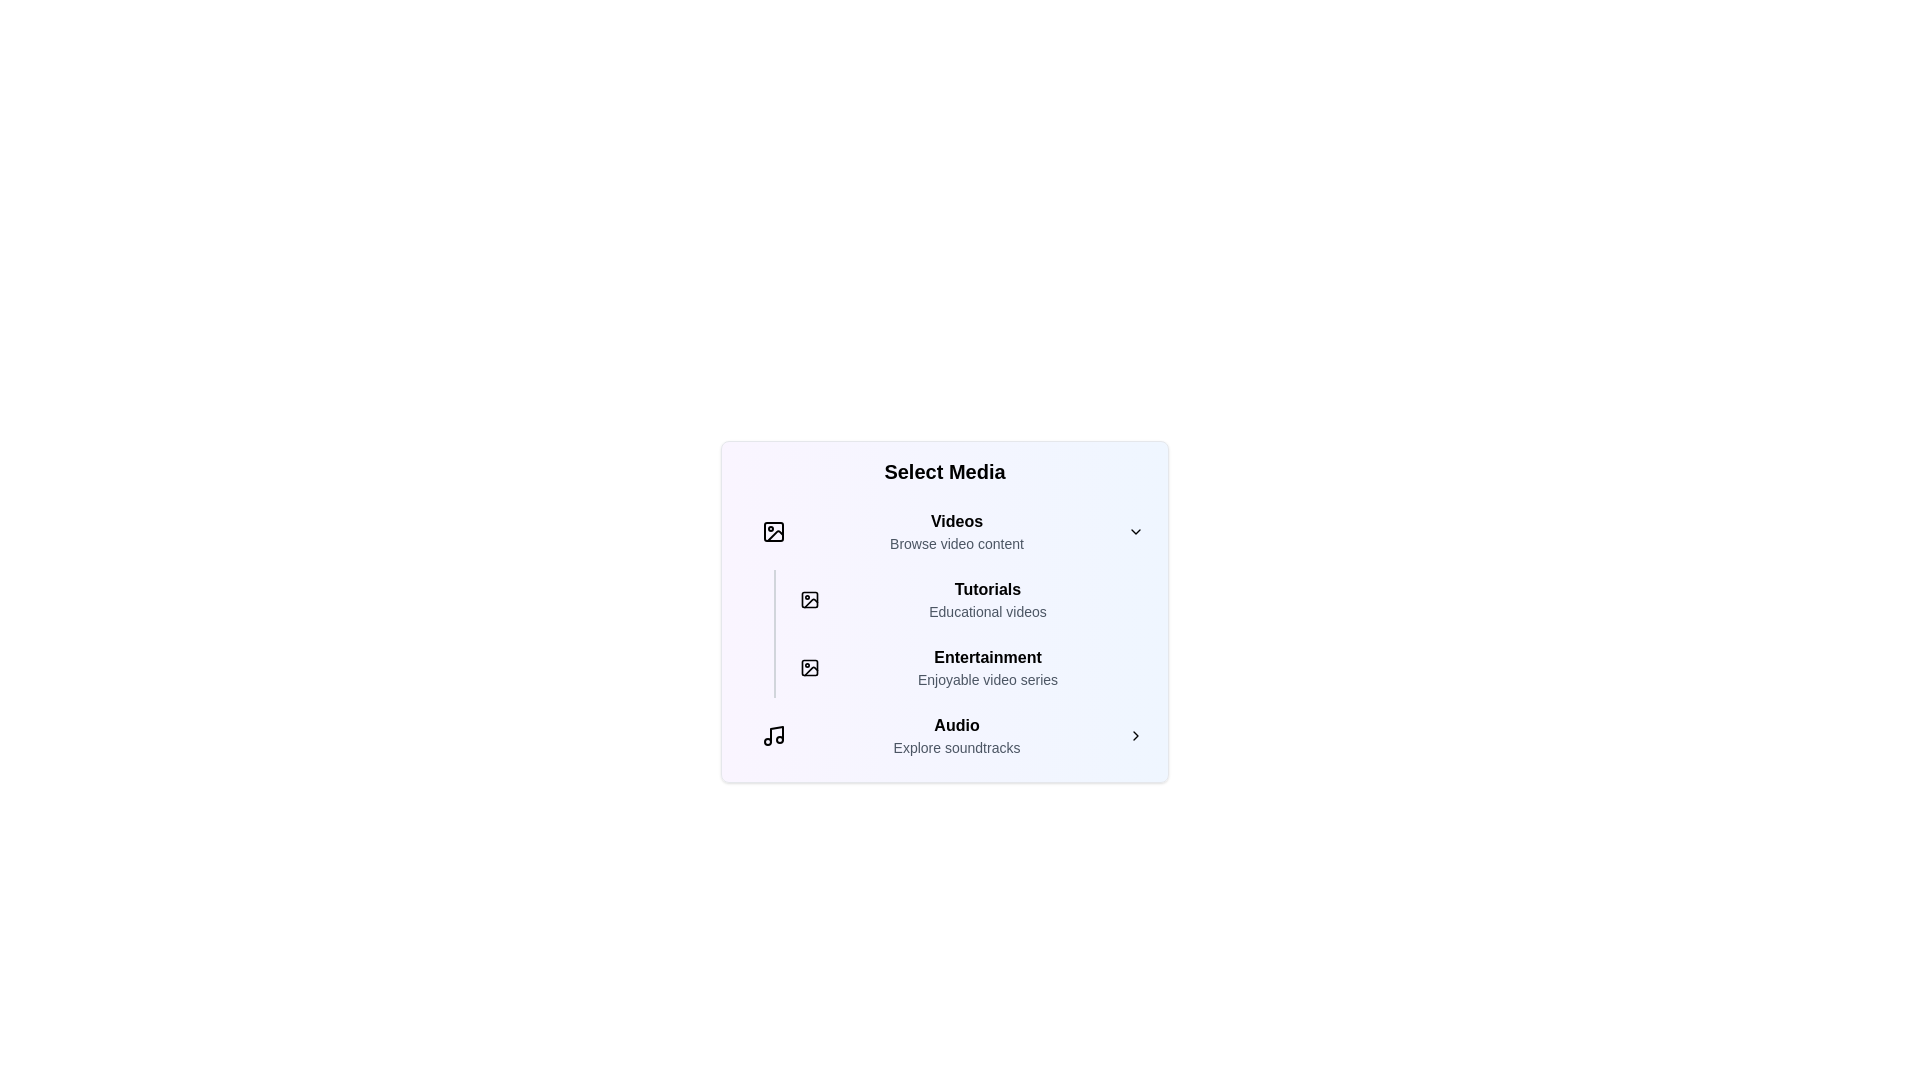 The width and height of the screenshot is (1920, 1080). What do you see at coordinates (963, 633) in the screenshot?
I see `the icons in the Grouped list item or content category block located below the 'Videos' section and above the 'Audio' section` at bounding box center [963, 633].